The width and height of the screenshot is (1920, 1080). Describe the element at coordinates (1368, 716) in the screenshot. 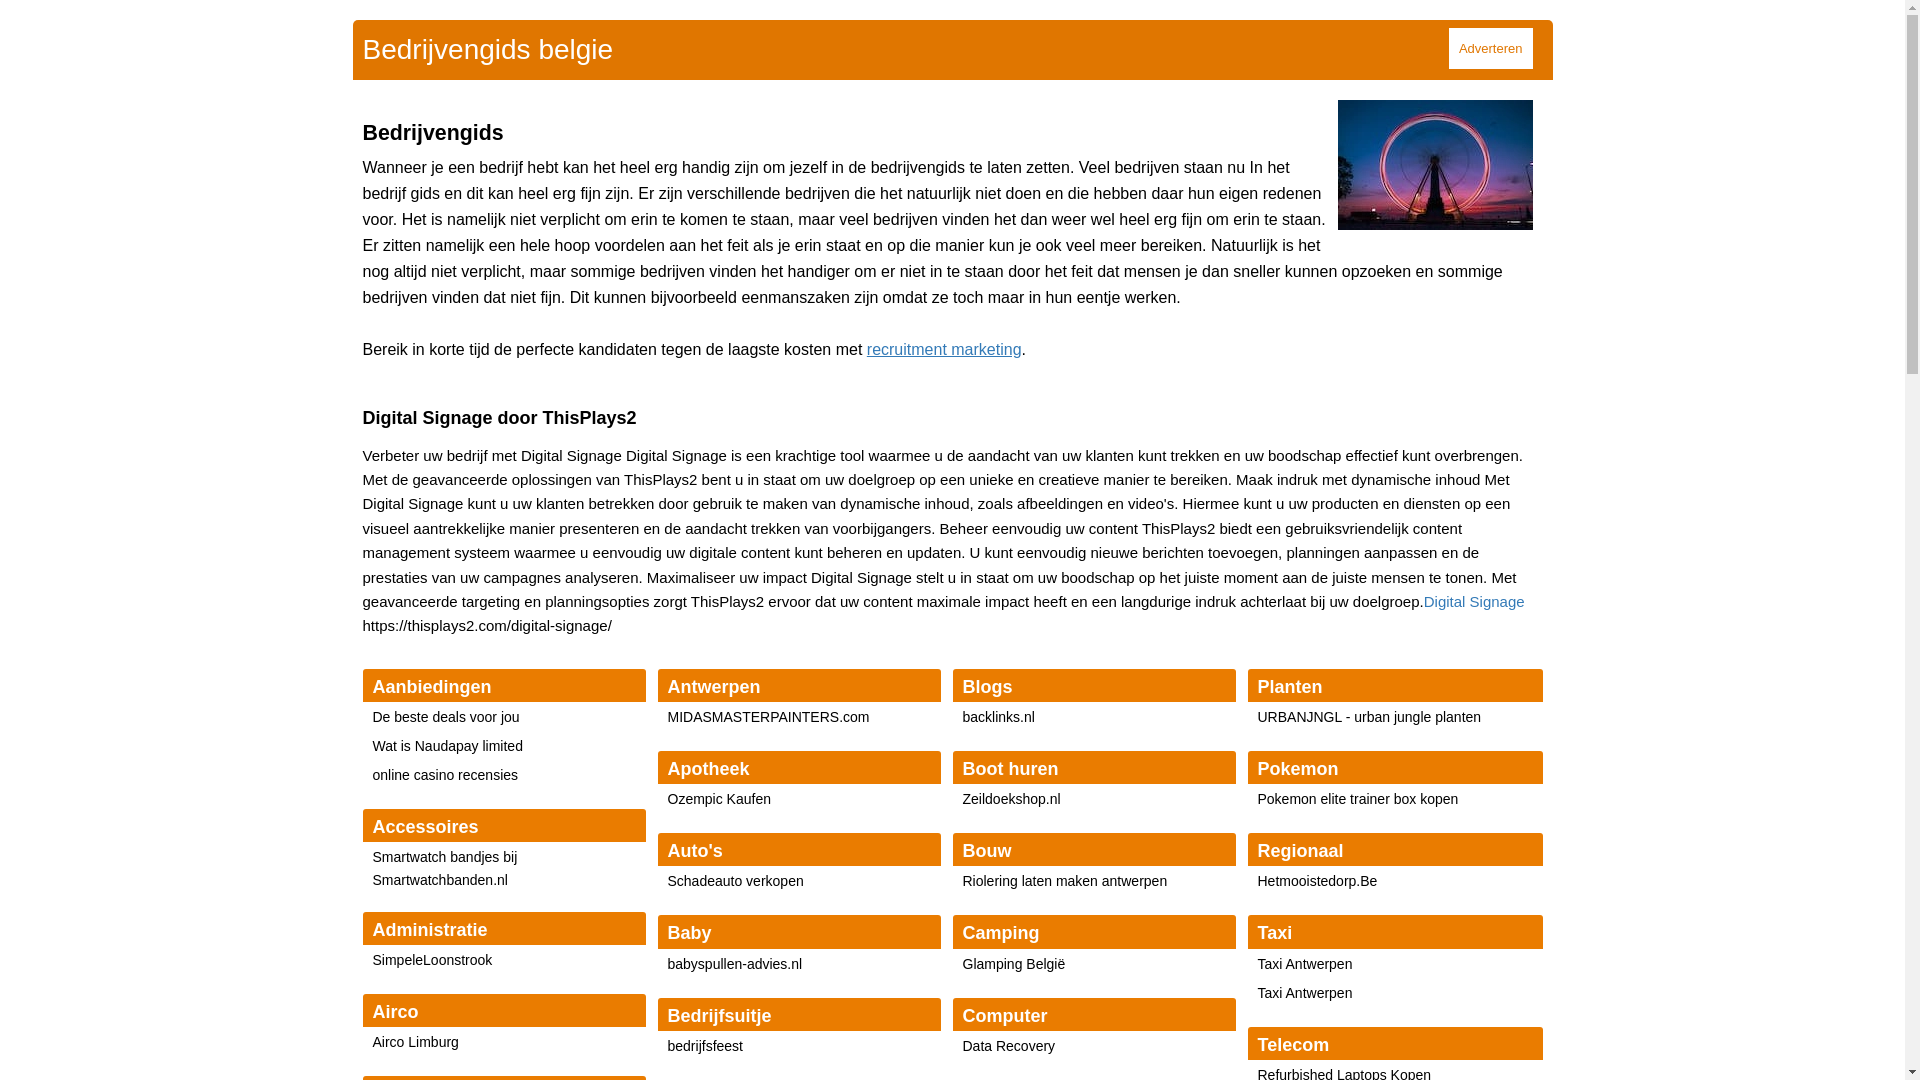

I see `'URBANJNGL - urban jungle planten'` at that location.